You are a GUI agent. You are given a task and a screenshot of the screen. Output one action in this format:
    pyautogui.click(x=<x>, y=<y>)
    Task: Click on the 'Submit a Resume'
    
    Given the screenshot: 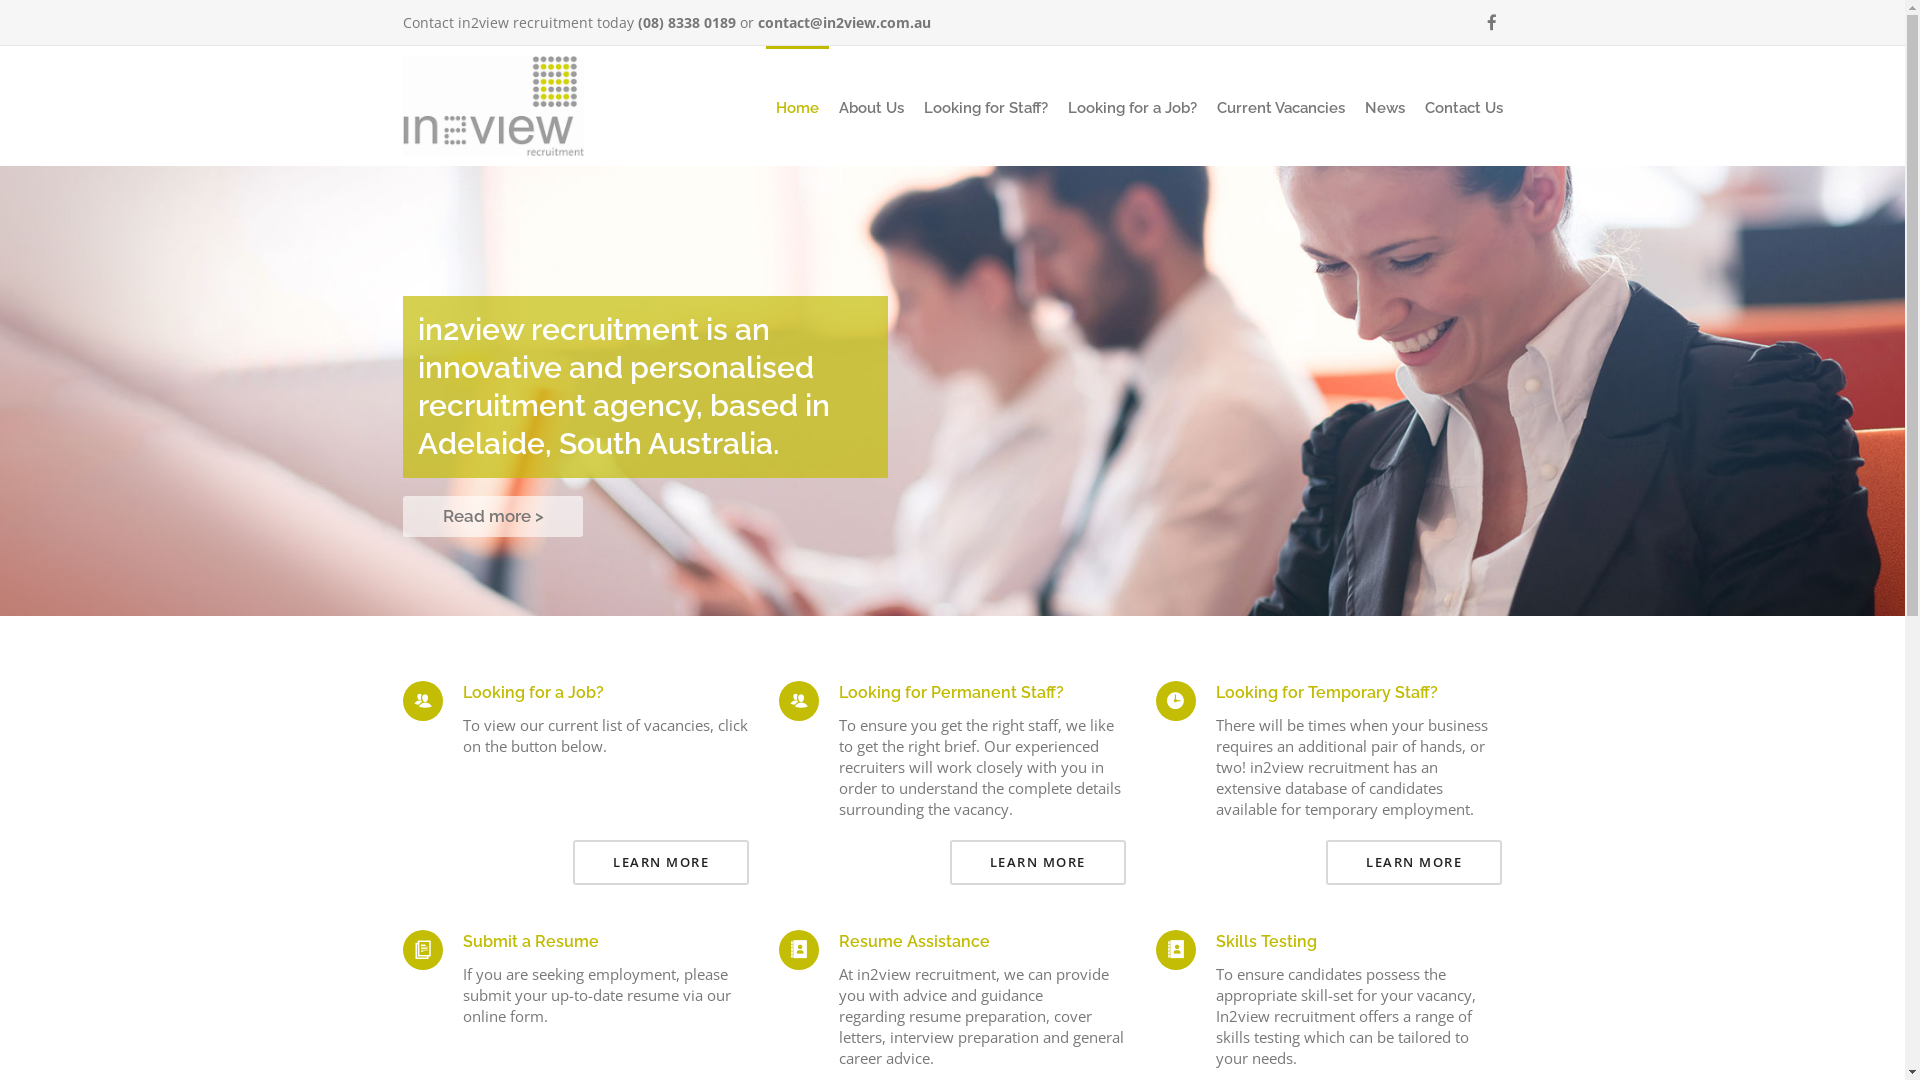 What is the action you would take?
    pyautogui.click(x=529, y=941)
    